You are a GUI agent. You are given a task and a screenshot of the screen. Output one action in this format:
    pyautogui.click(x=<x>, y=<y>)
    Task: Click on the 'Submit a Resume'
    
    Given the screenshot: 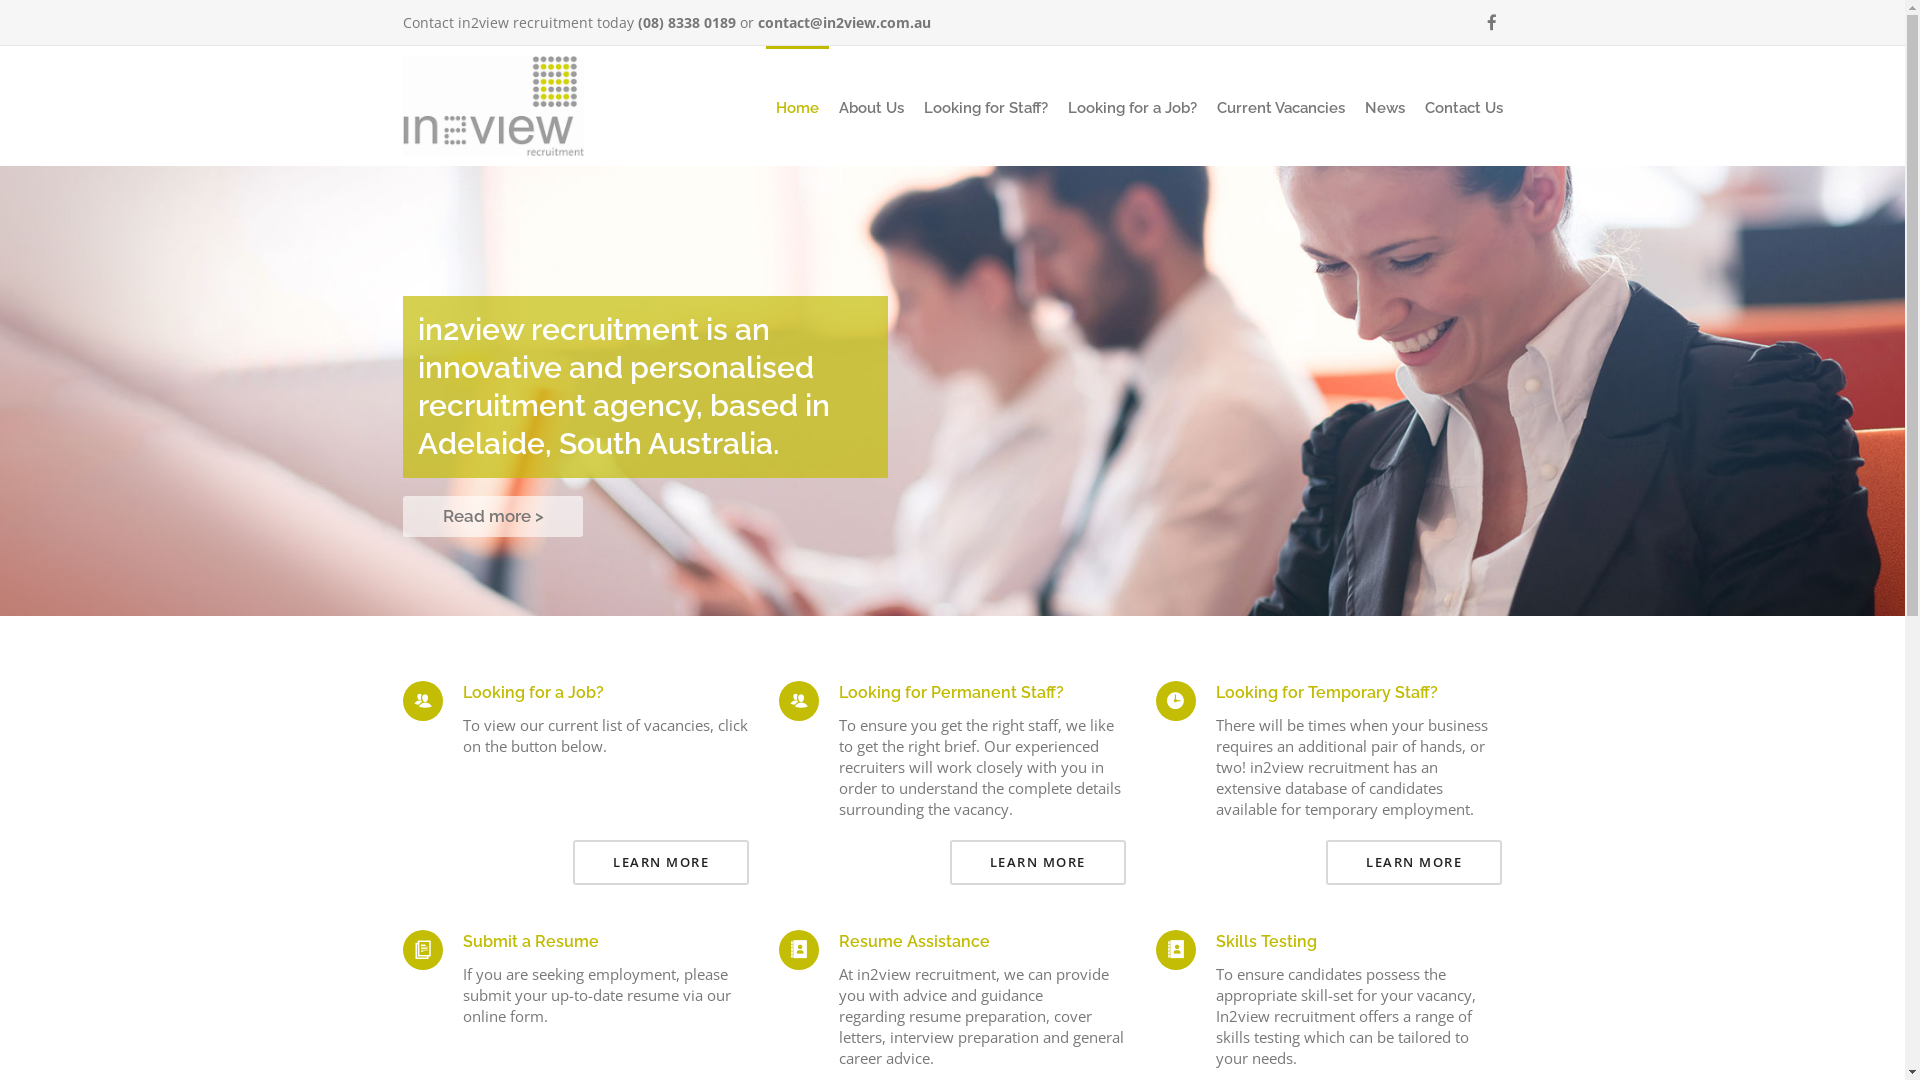 What is the action you would take?
    pyautogui.click(x=529, y=941)
    